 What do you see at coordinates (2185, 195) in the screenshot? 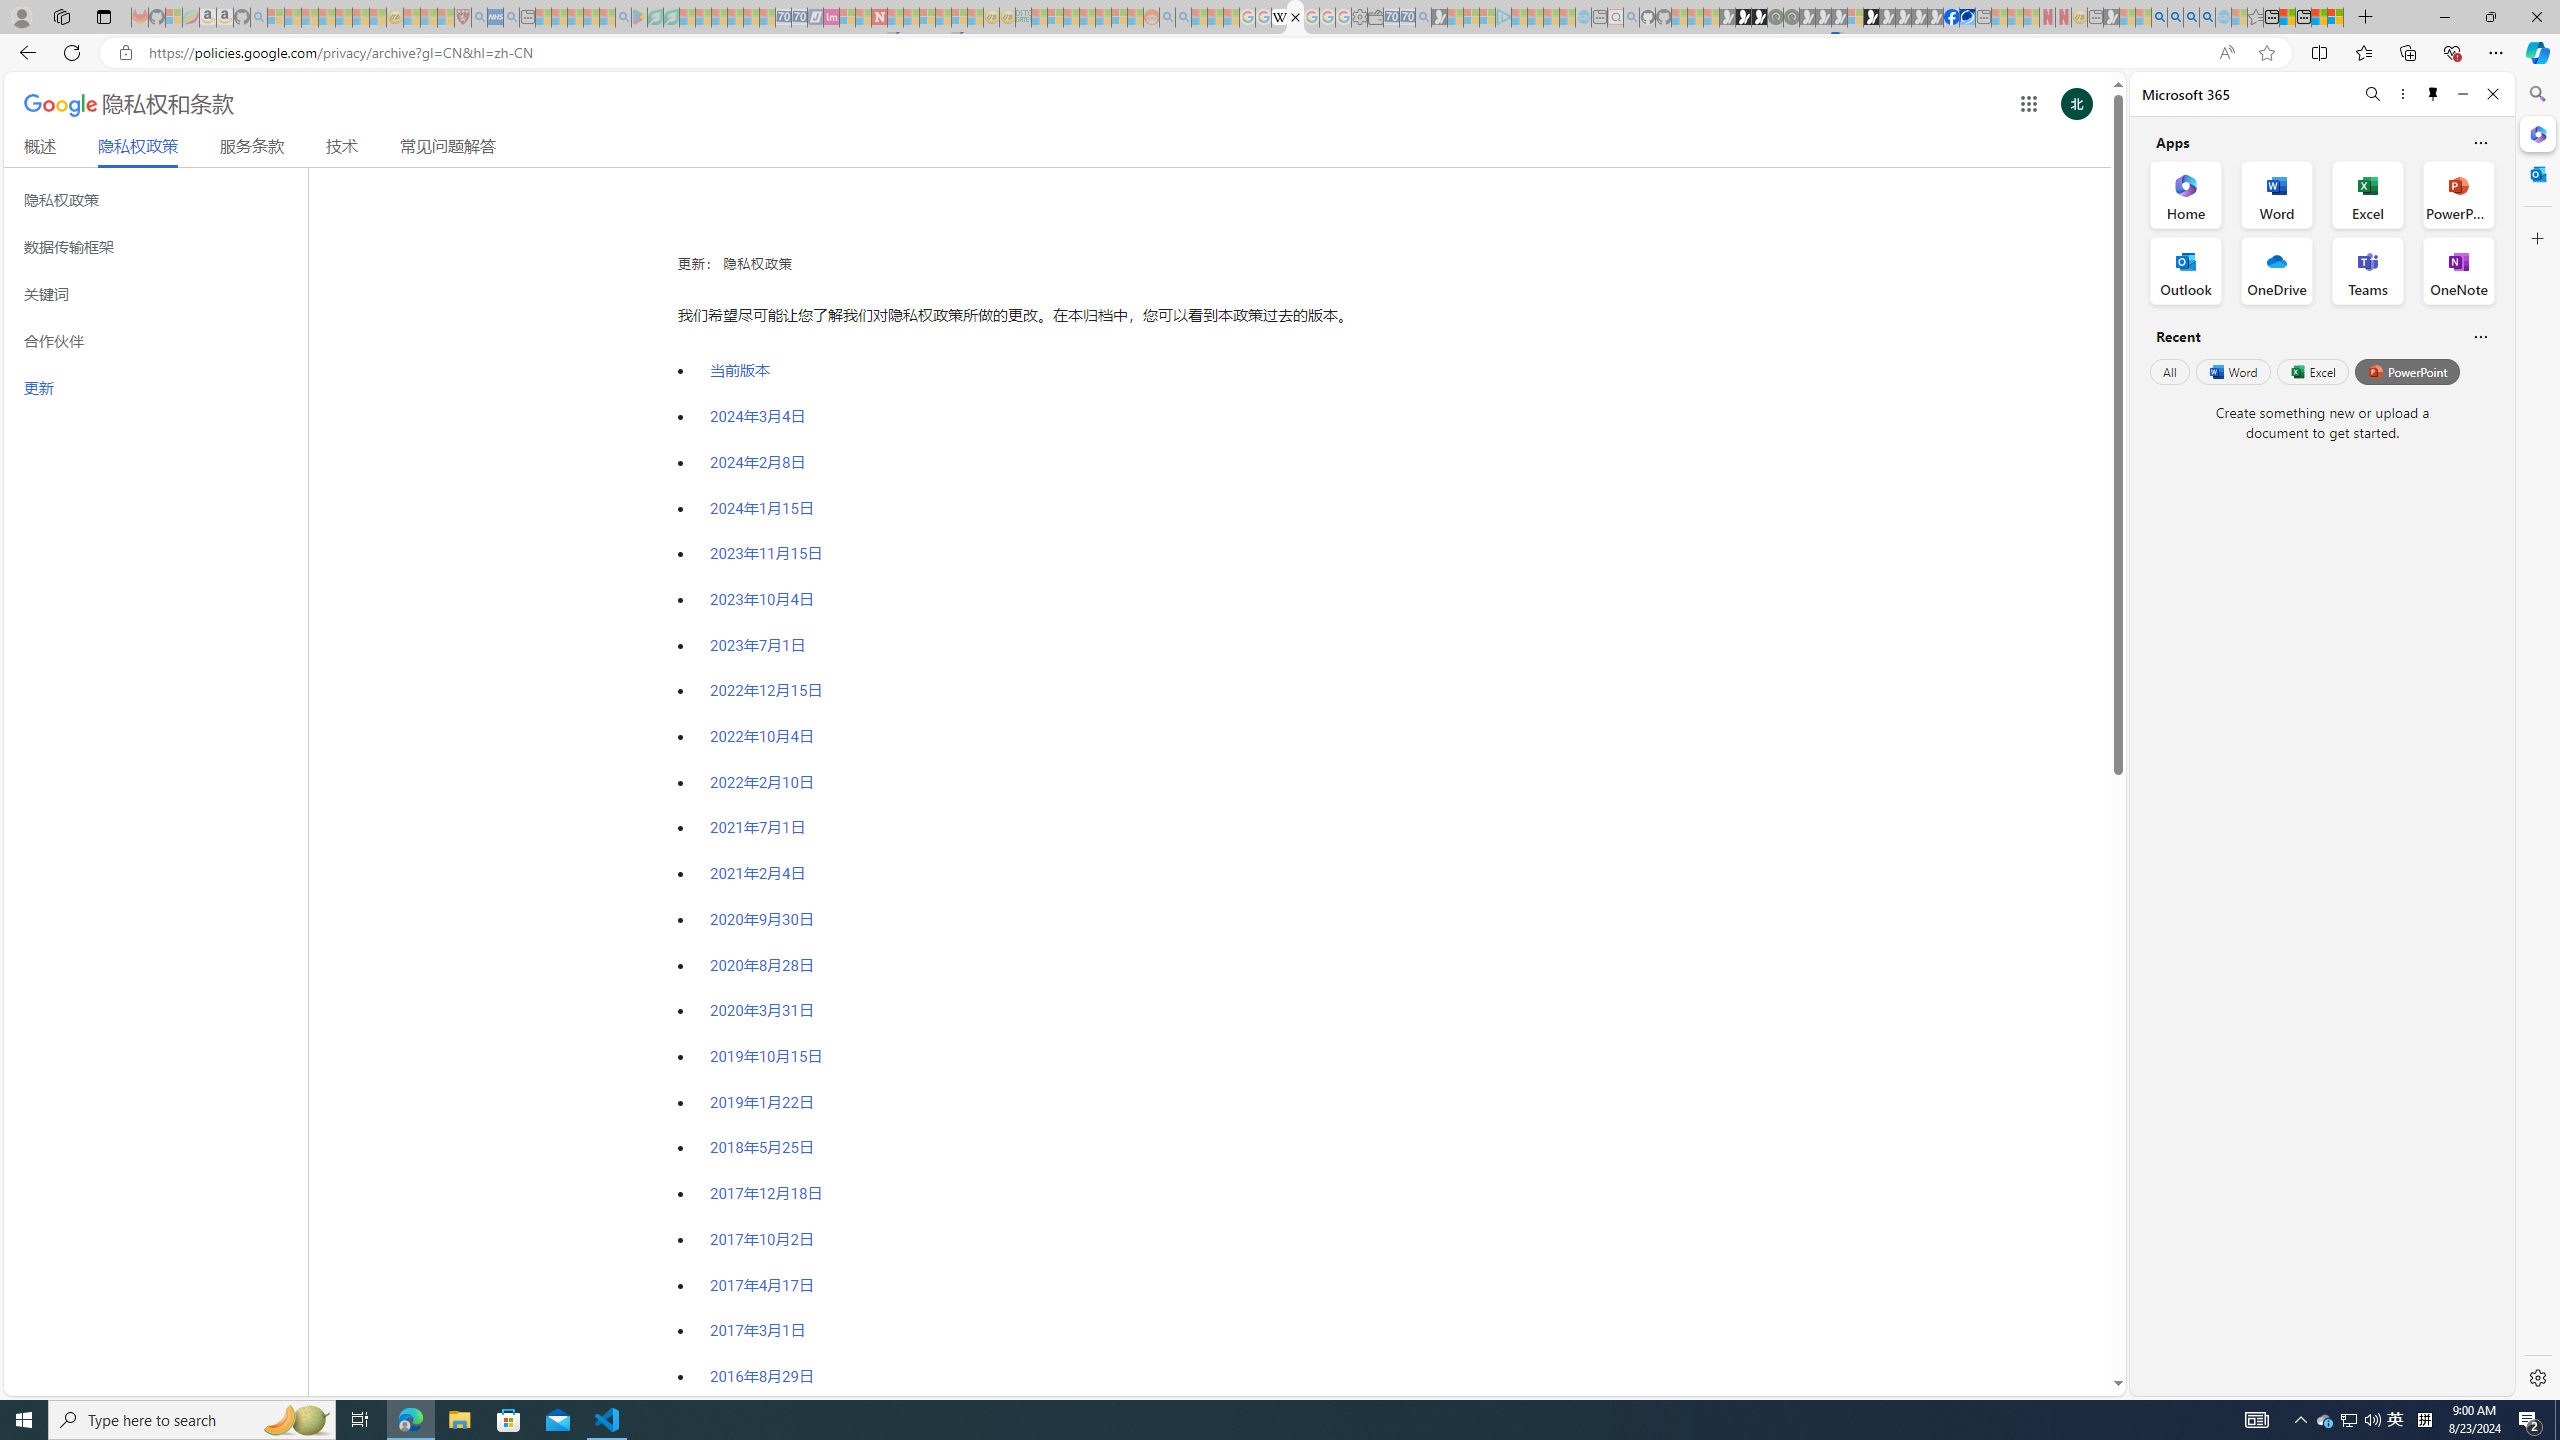
I see `'Home Office App'` at bounding box center [2185, 195].